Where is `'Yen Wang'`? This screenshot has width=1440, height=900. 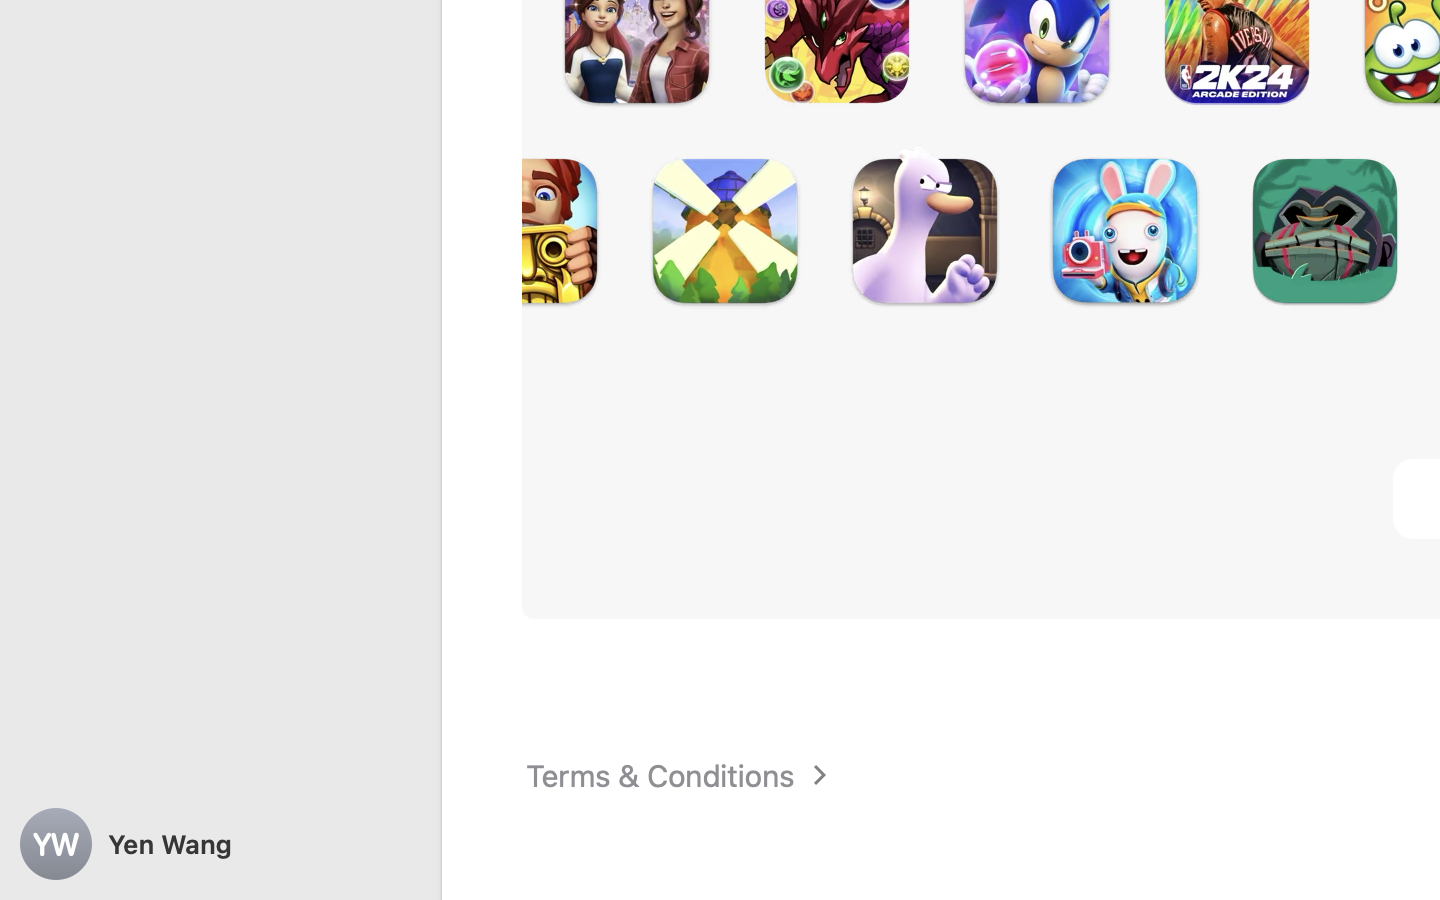 'Yen Wang' is located at coordinates (220, 844).